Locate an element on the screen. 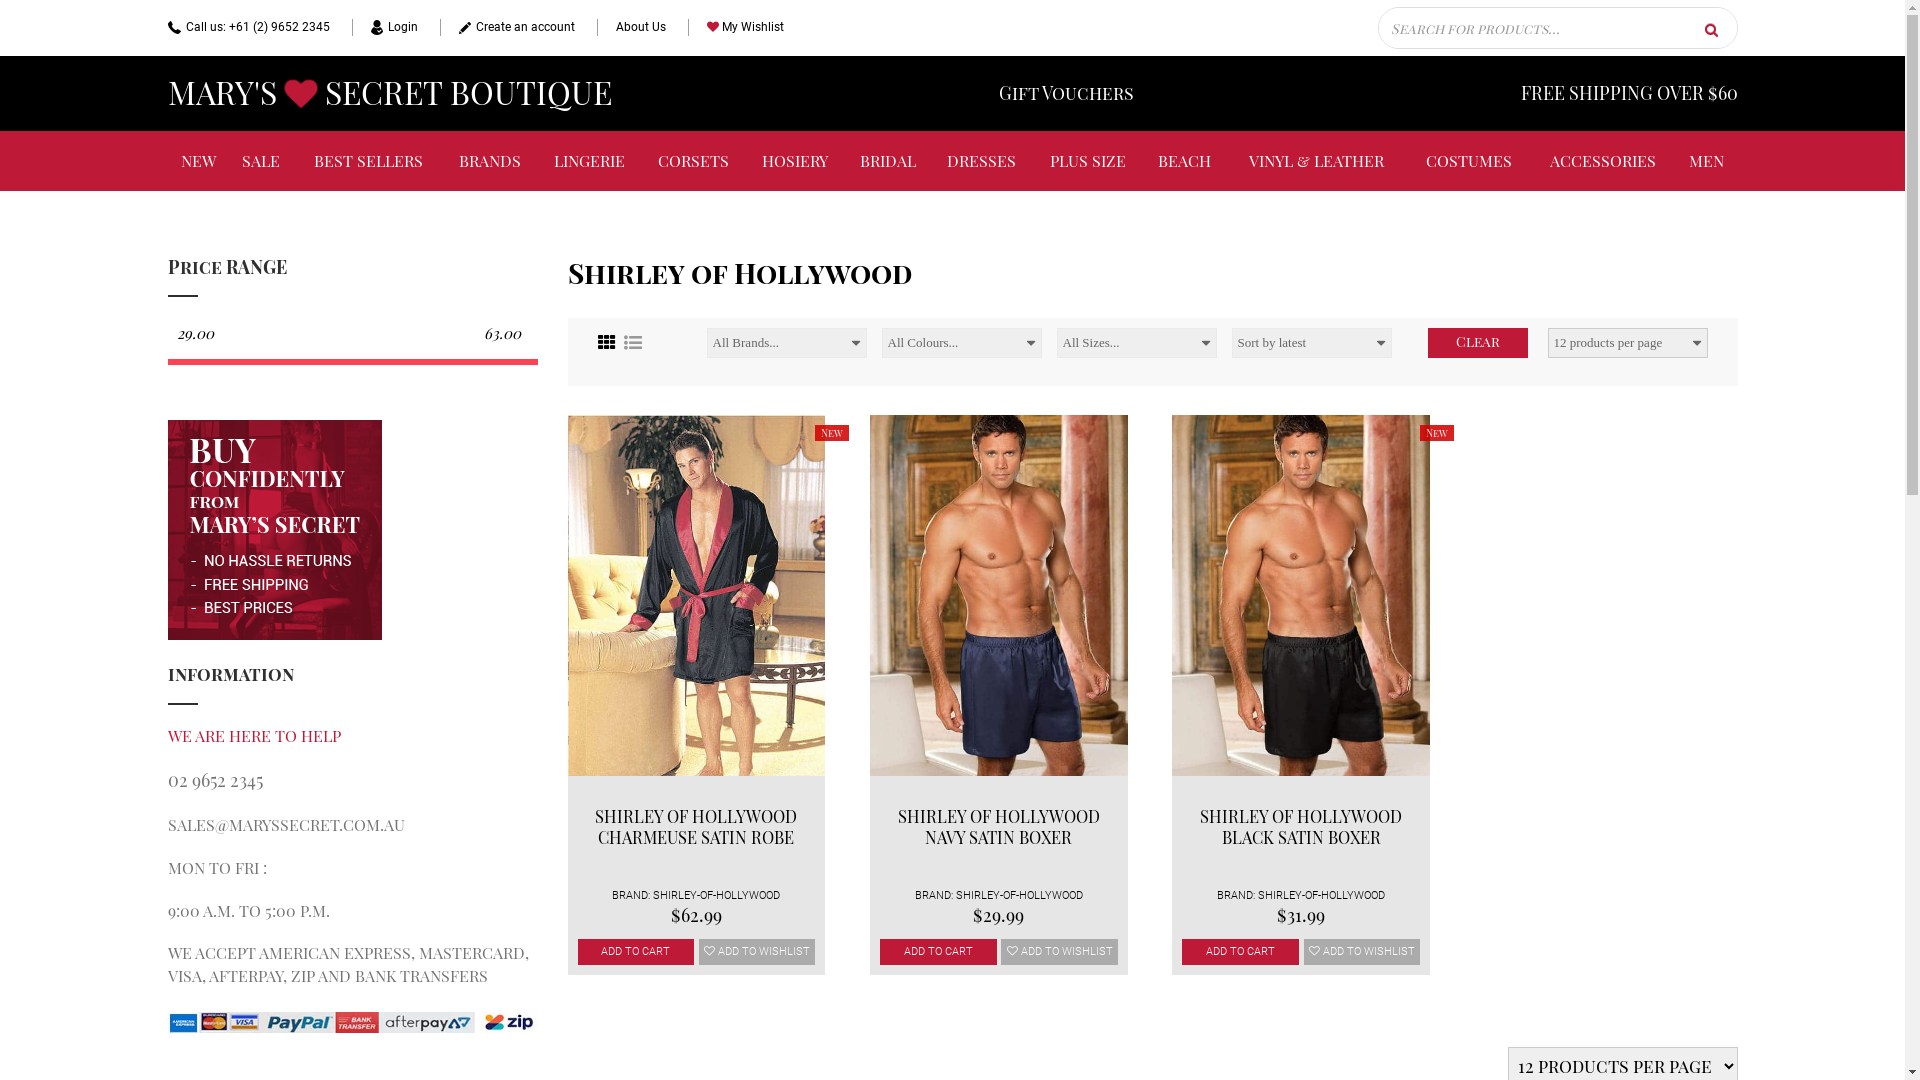 Image resolution: width=1920 pixels, height=1080 pixels. 'ACCESSORIES' is located at coordinates (1603, 160).